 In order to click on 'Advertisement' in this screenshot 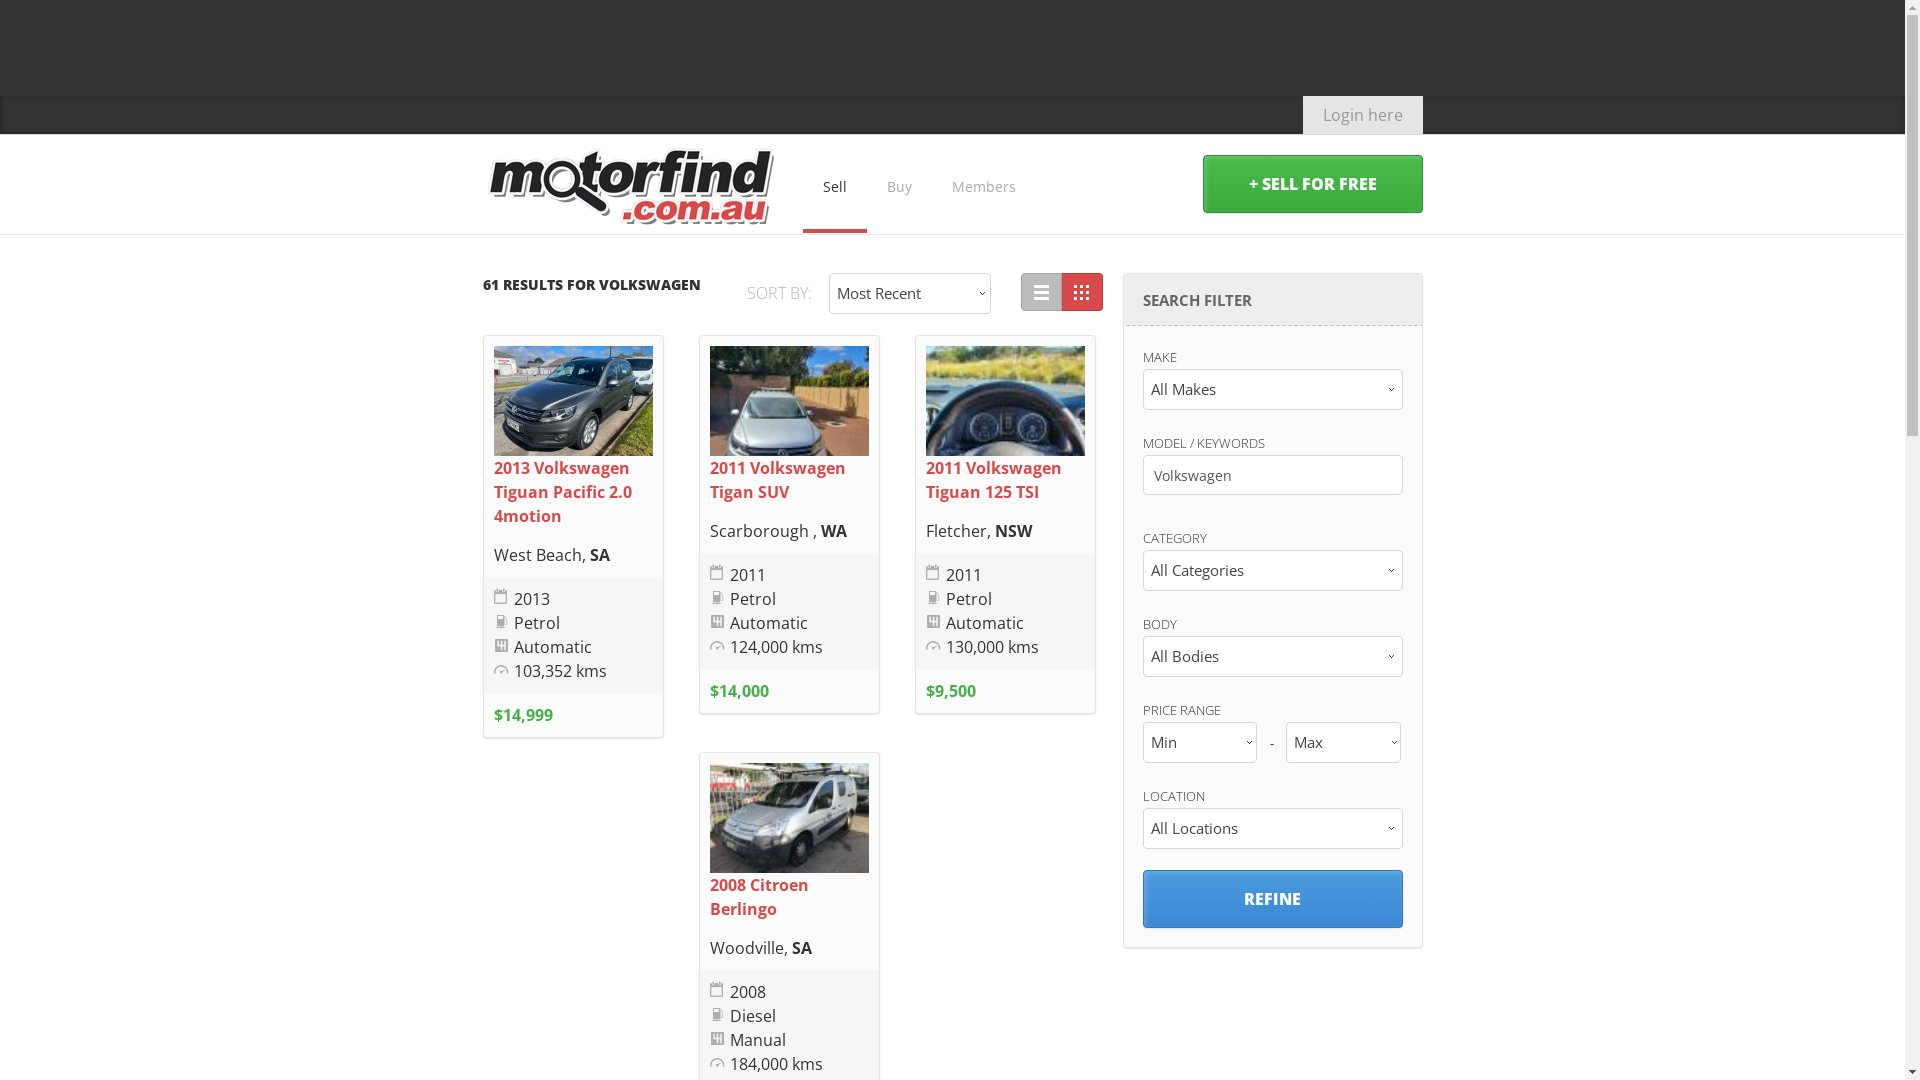, I will do `click(950, 45)`.